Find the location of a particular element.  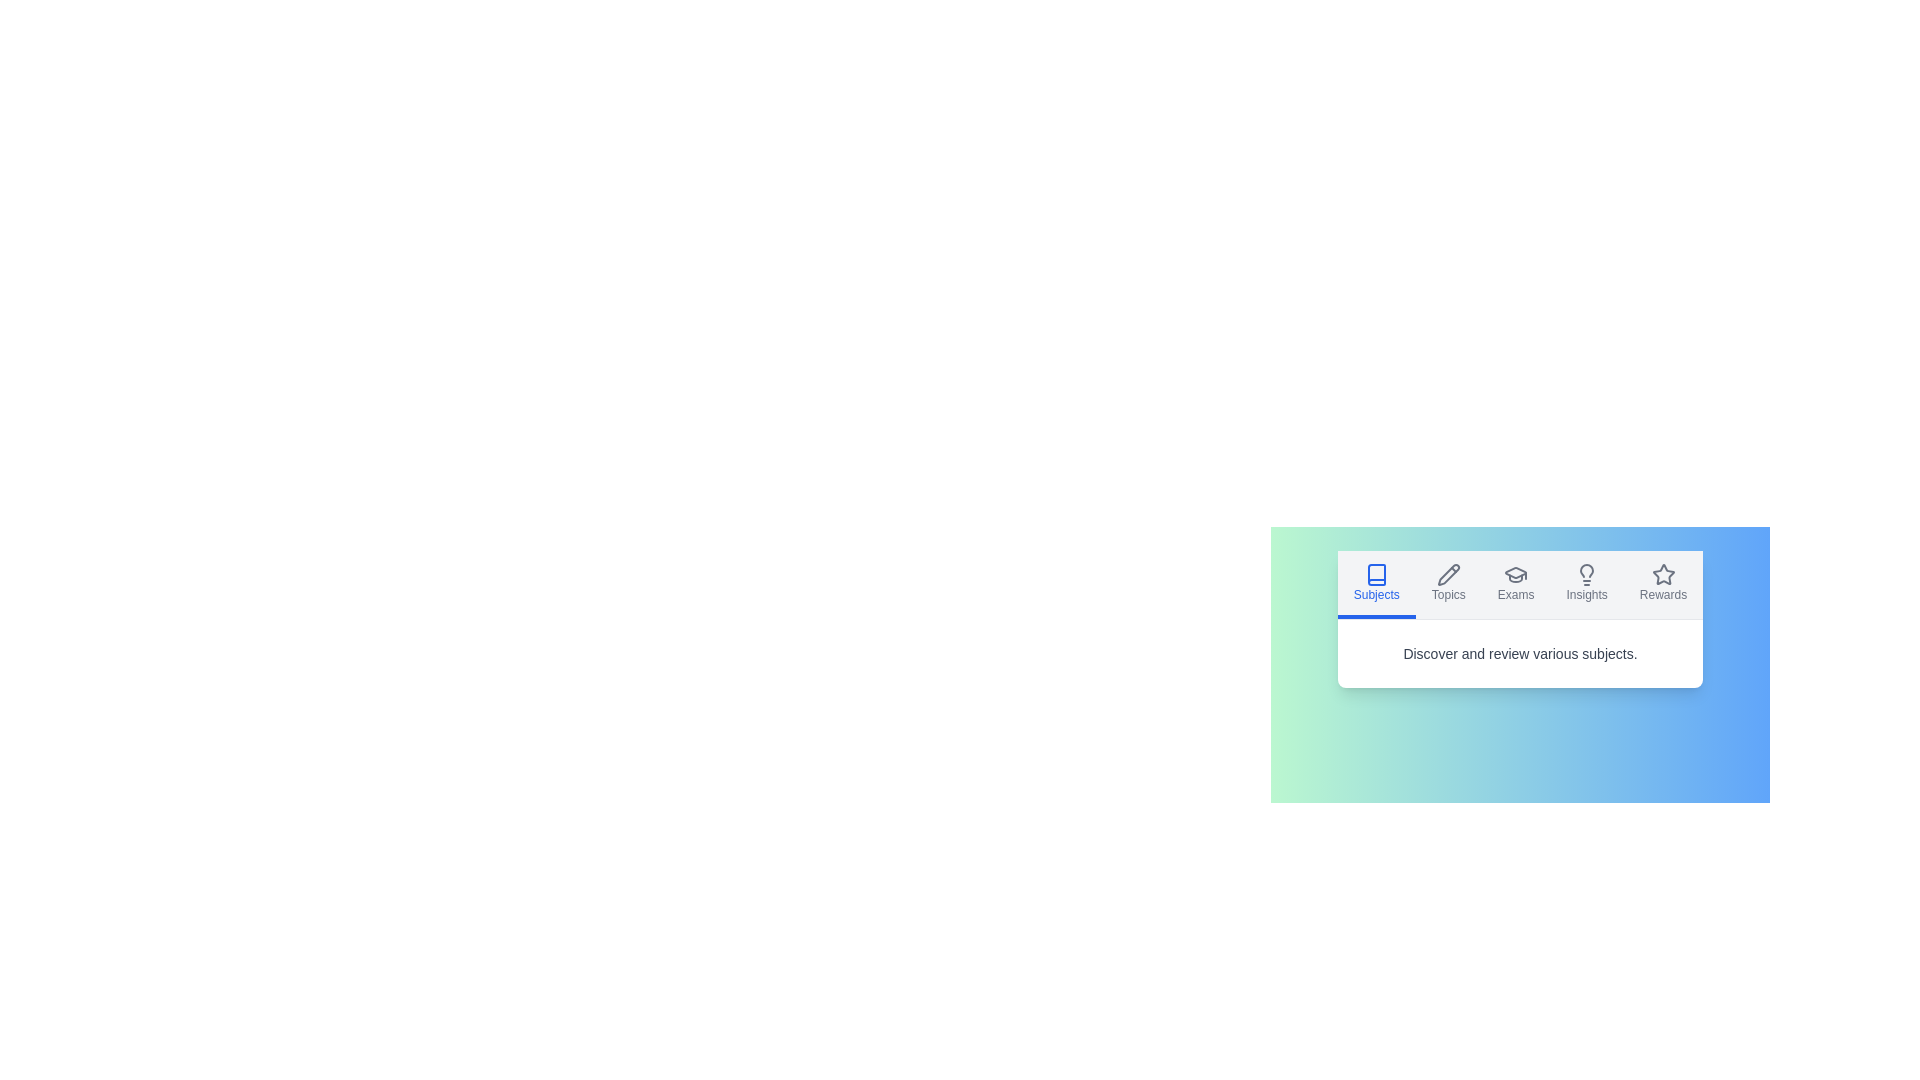

the Insights tab by clicking on its corresponding button is located at coordinates (1586, 585).